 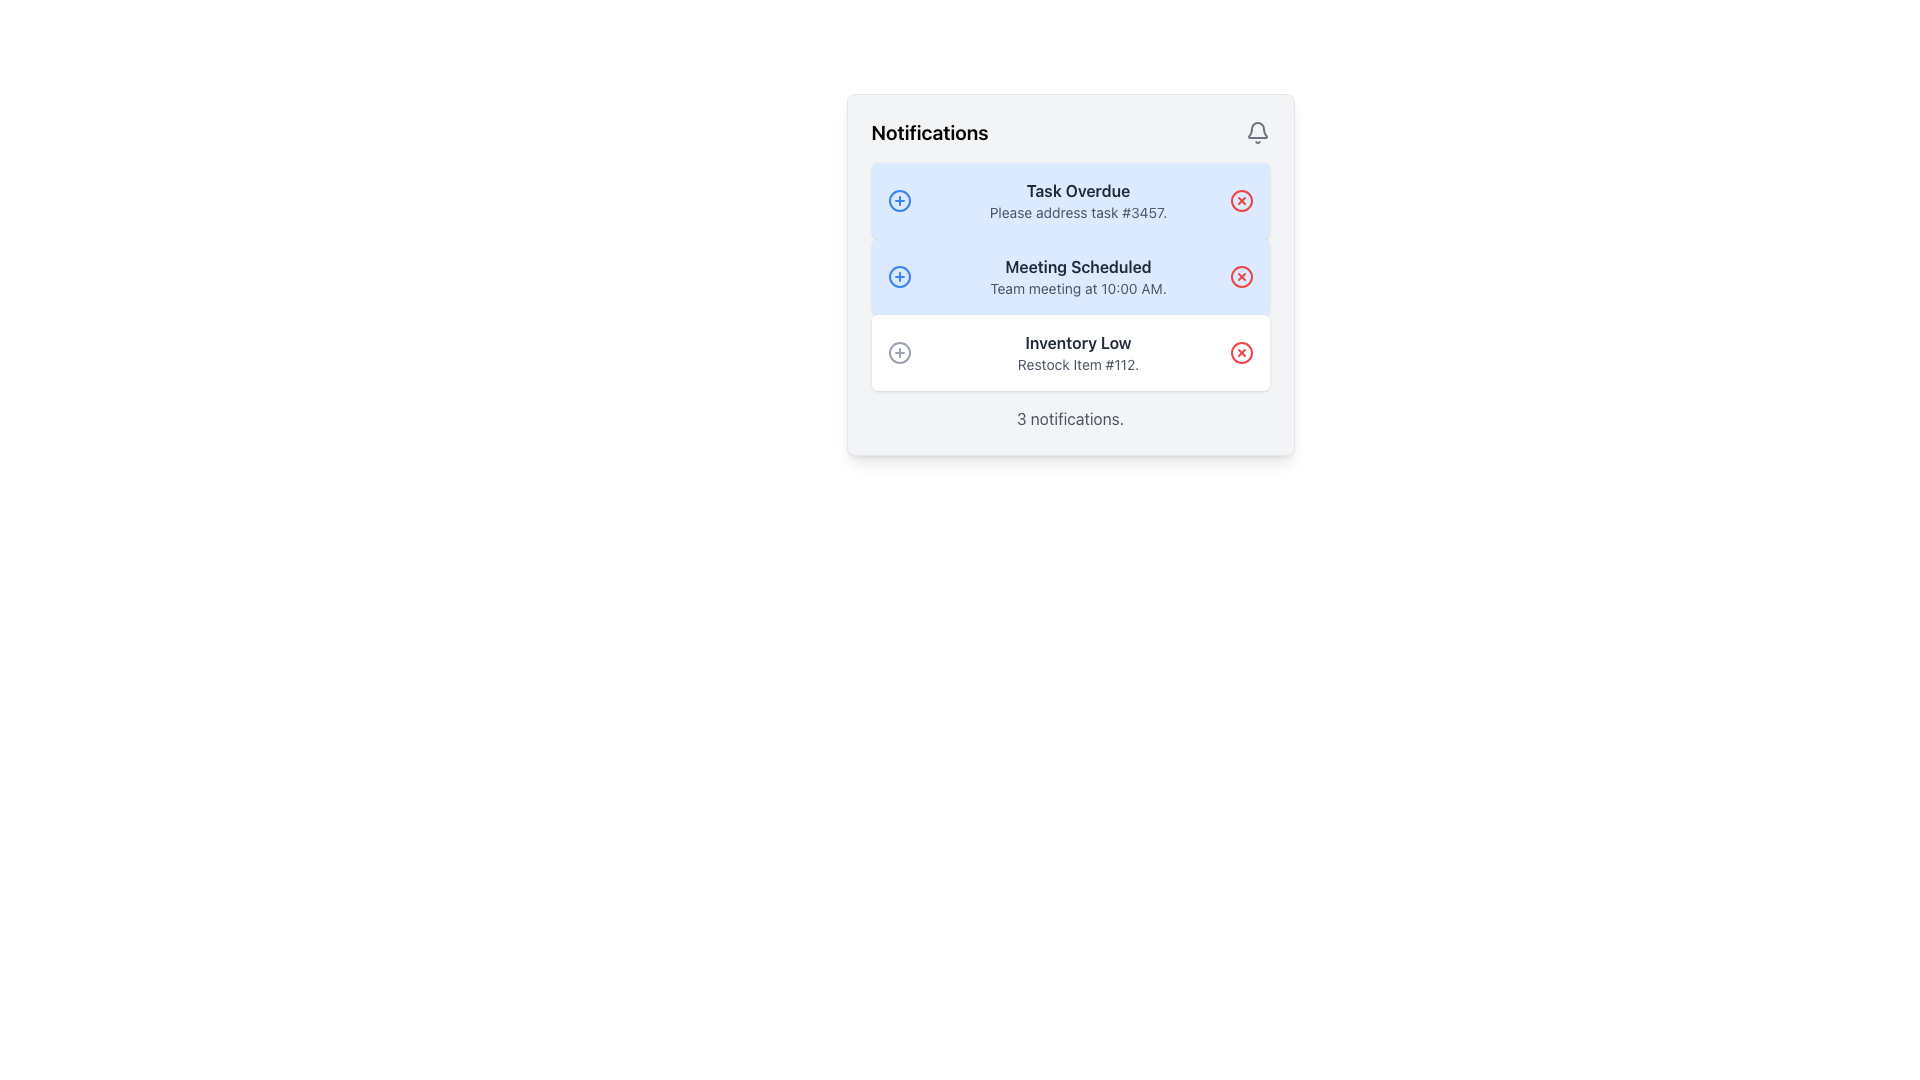 I want to click on the 'Inventory Low' text display, which is part of a notification card located at the bottom of a list of notifications, to interact with the notification, so click(x=1077, y=352).